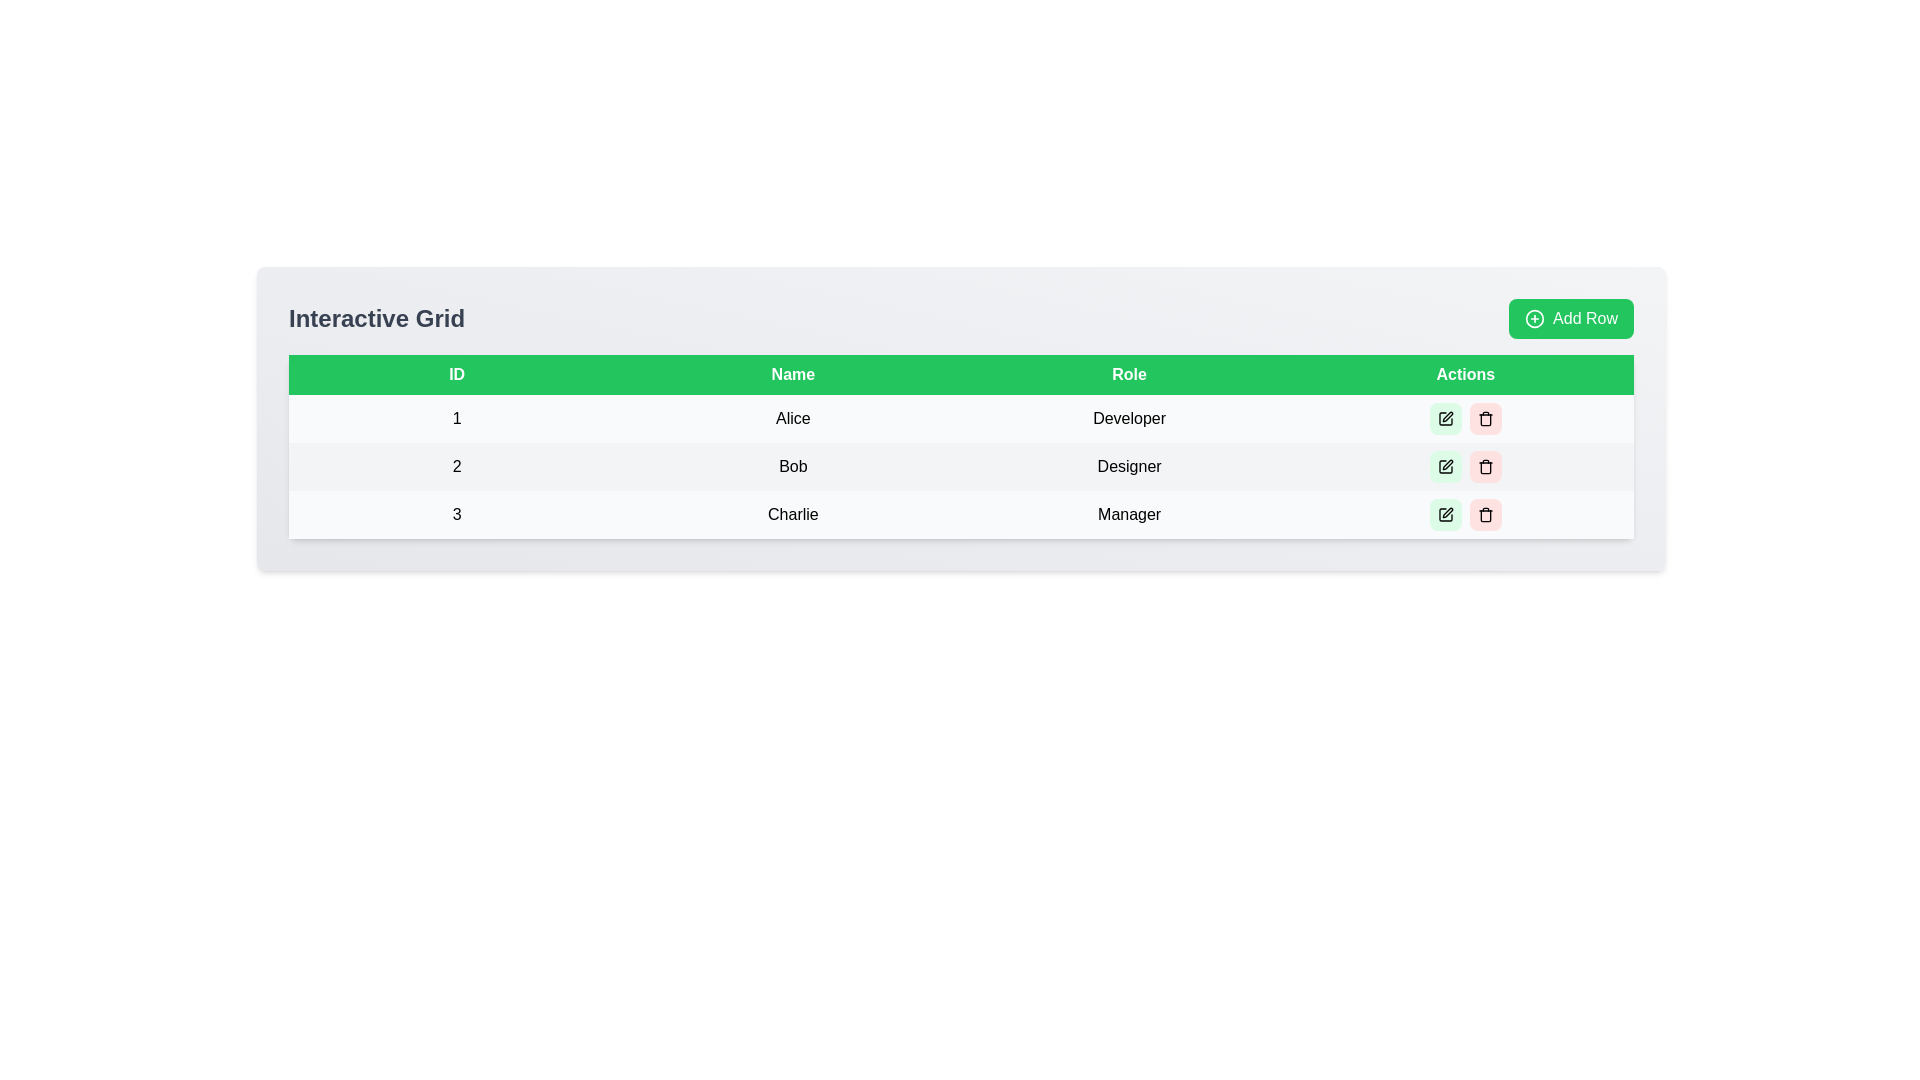 This screenshot has width=1920, height=1080. I want to click on the static text display element that shows the name 'Bob' in the second row of the tabular dataset under the 'Name' column, so click(792, 466).